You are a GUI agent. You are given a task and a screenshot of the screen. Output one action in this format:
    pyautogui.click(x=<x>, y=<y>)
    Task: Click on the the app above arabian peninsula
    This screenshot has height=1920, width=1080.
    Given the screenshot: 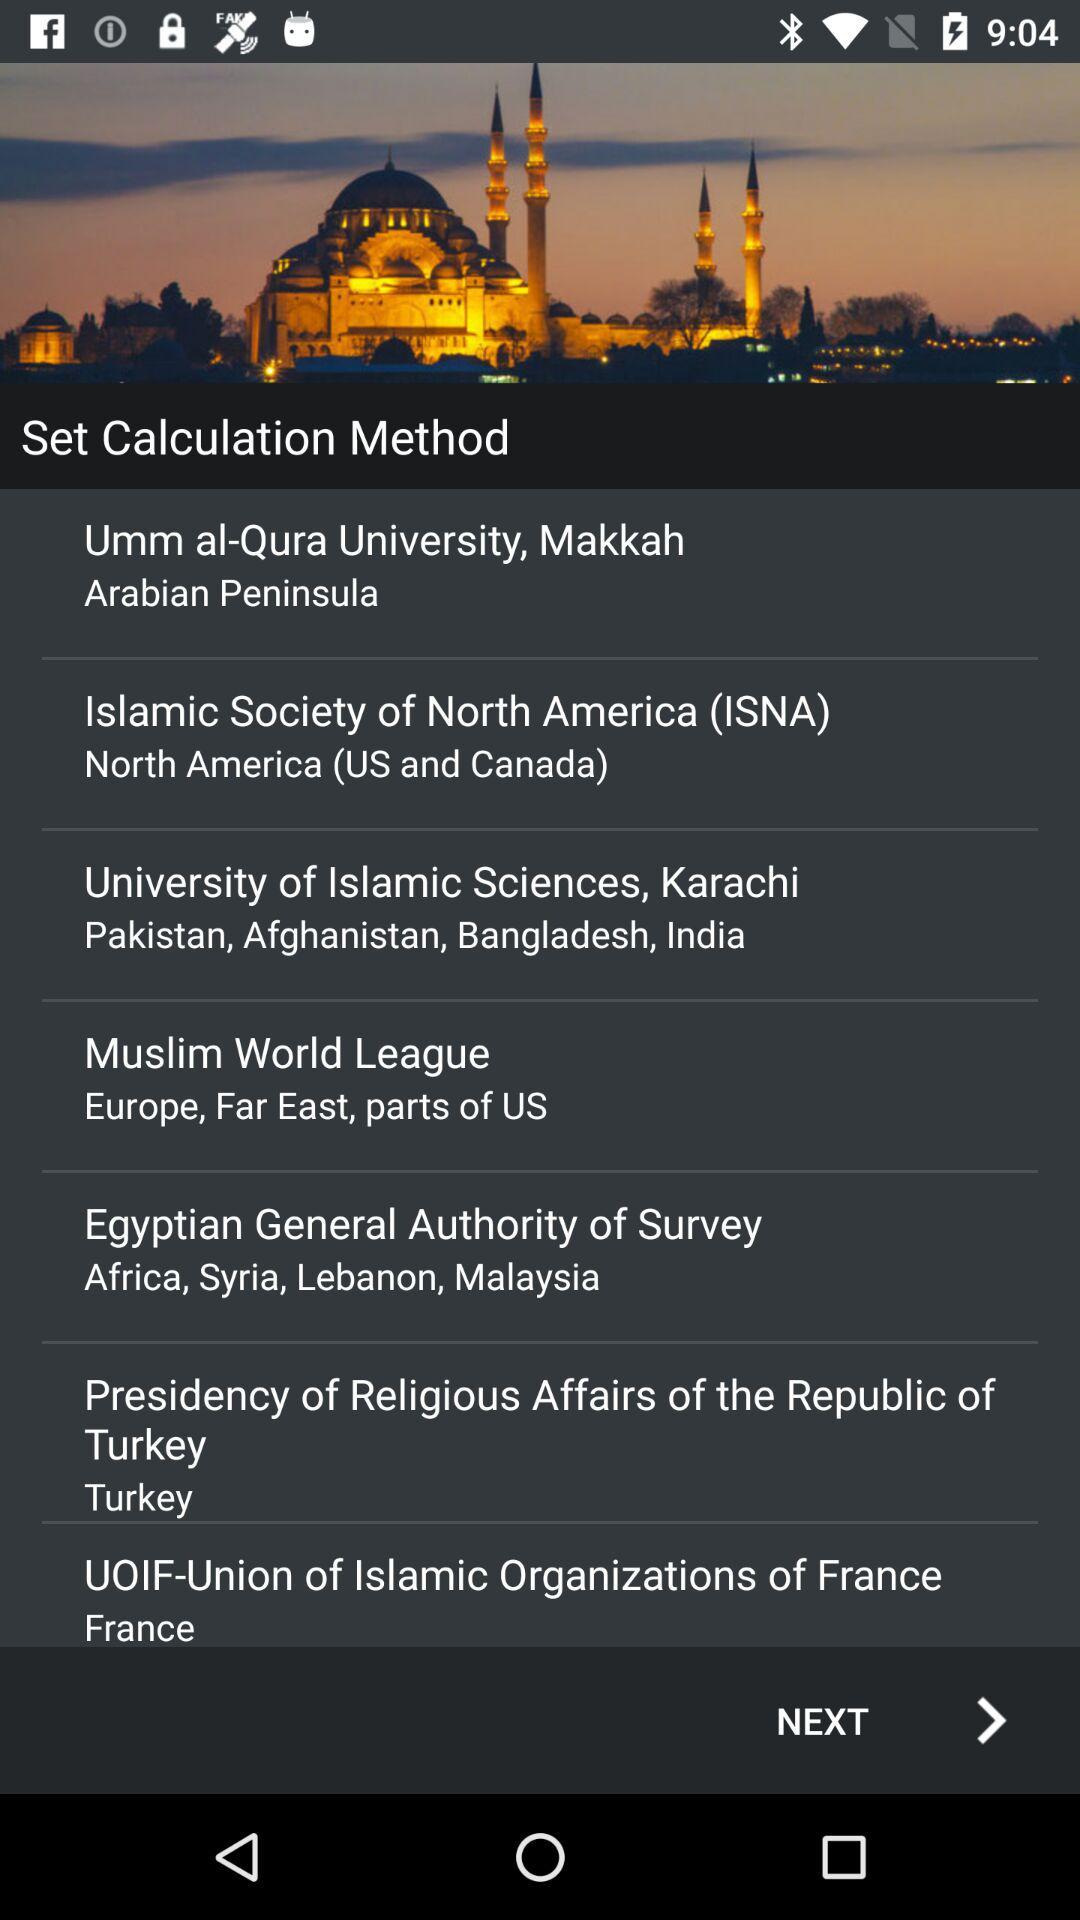 What is the action you would take?
    pyautogui.click(x=540, y=538)
    